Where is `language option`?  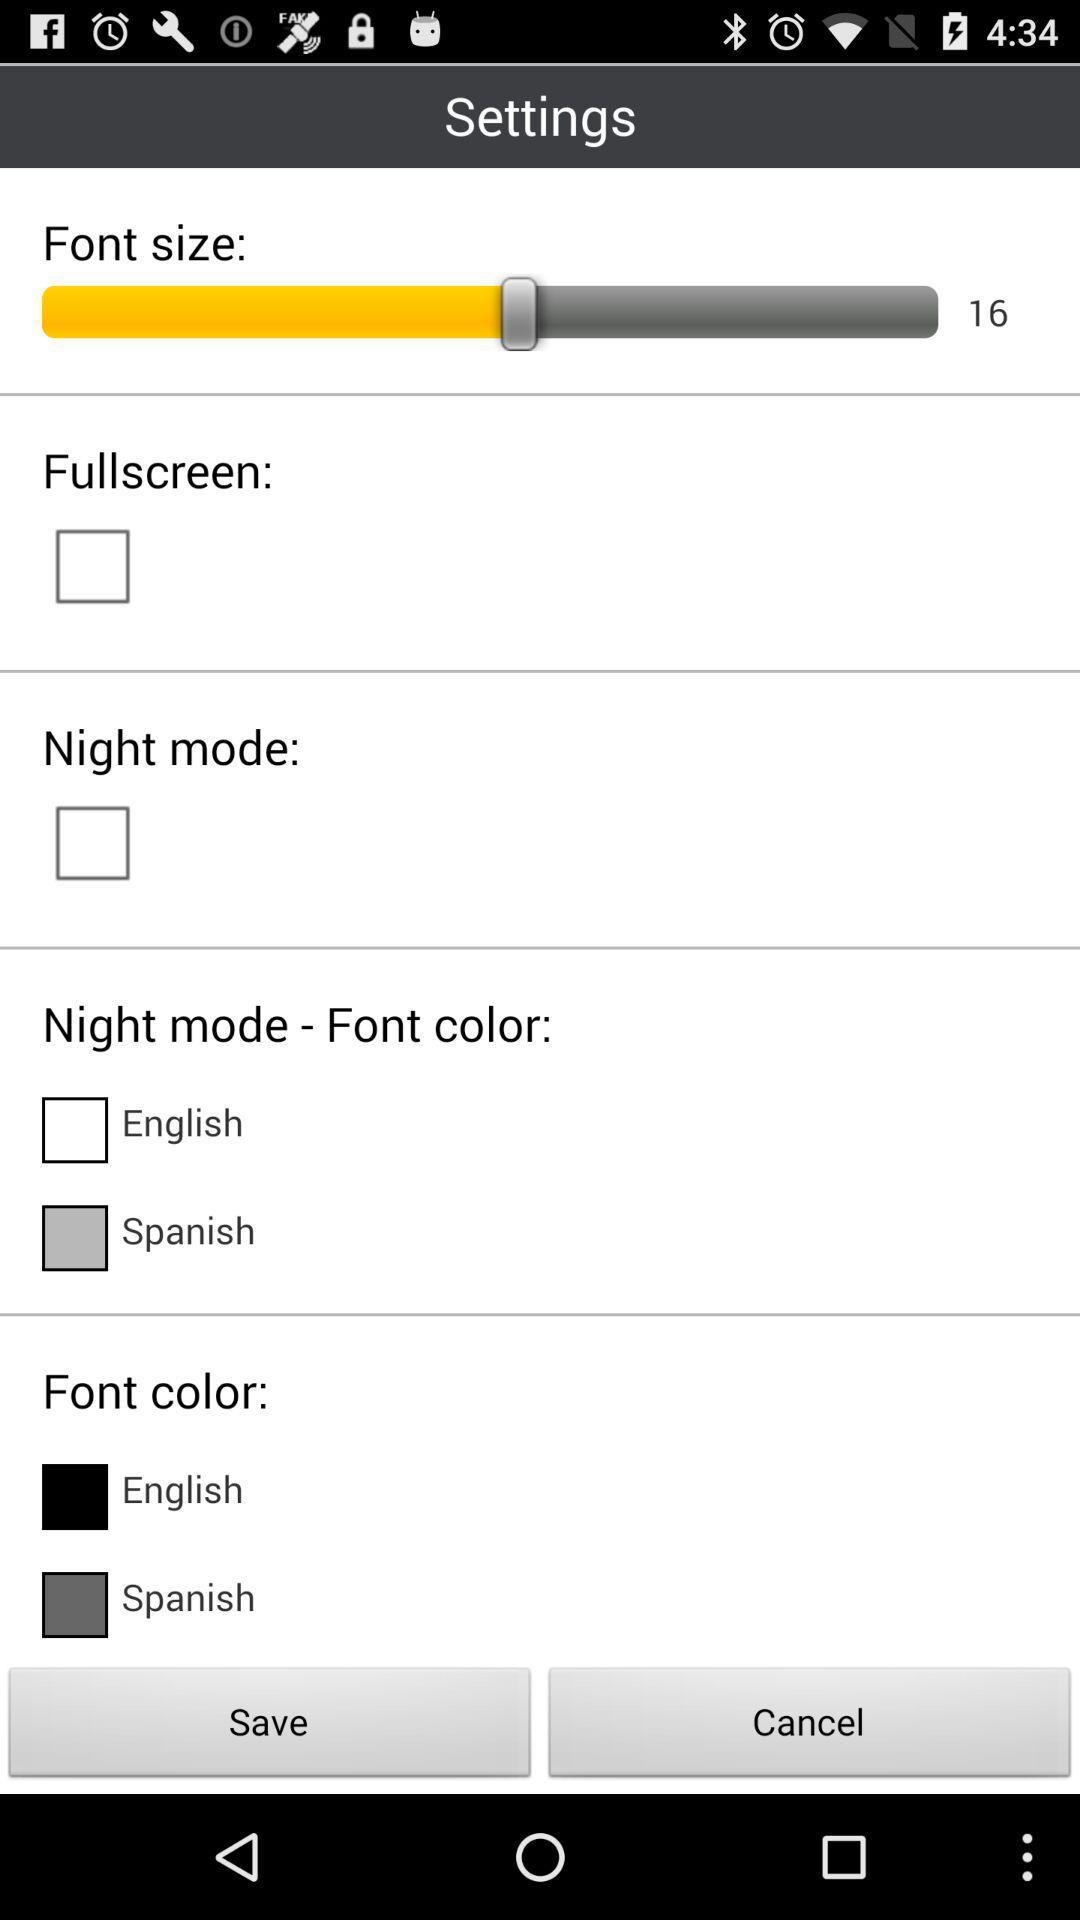
language option is located at coordinates (73, 1130).